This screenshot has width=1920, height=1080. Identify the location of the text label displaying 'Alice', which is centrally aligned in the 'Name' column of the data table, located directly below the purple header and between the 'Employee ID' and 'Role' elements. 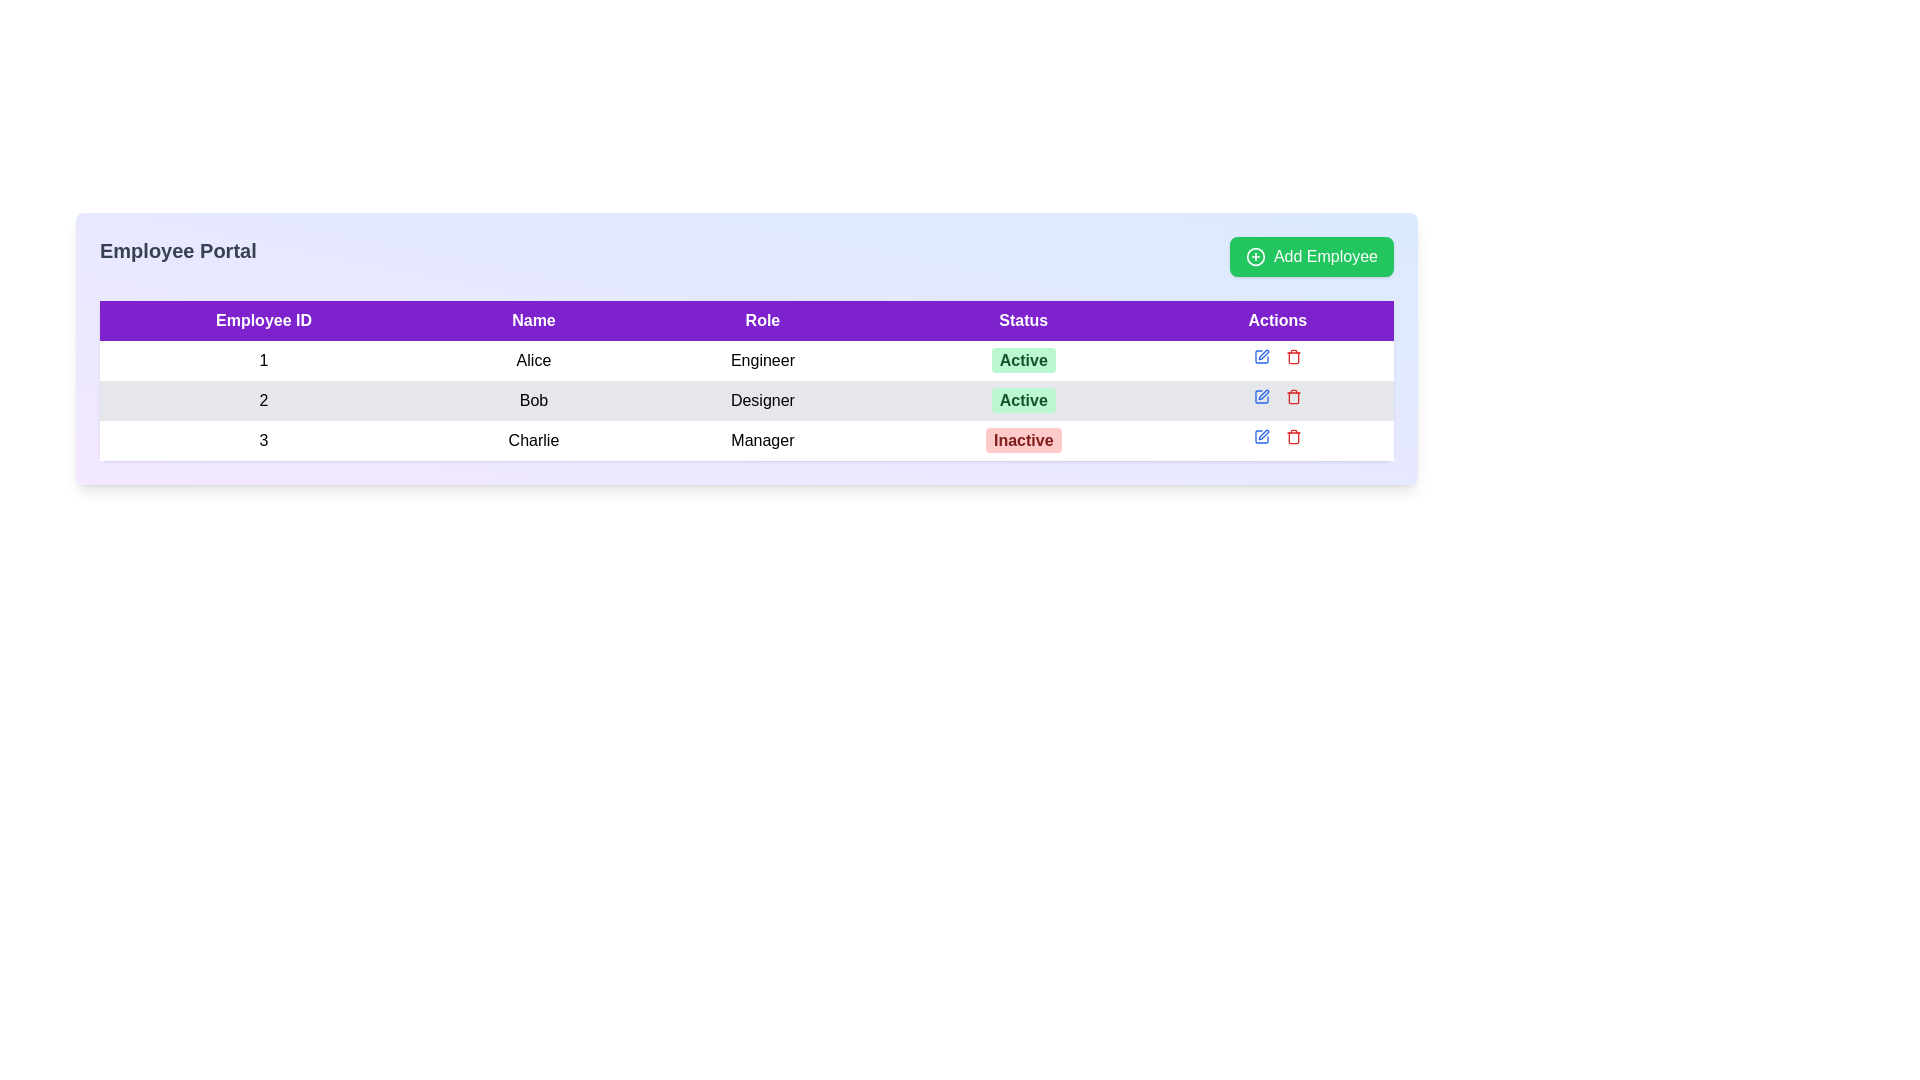
(533, 361).